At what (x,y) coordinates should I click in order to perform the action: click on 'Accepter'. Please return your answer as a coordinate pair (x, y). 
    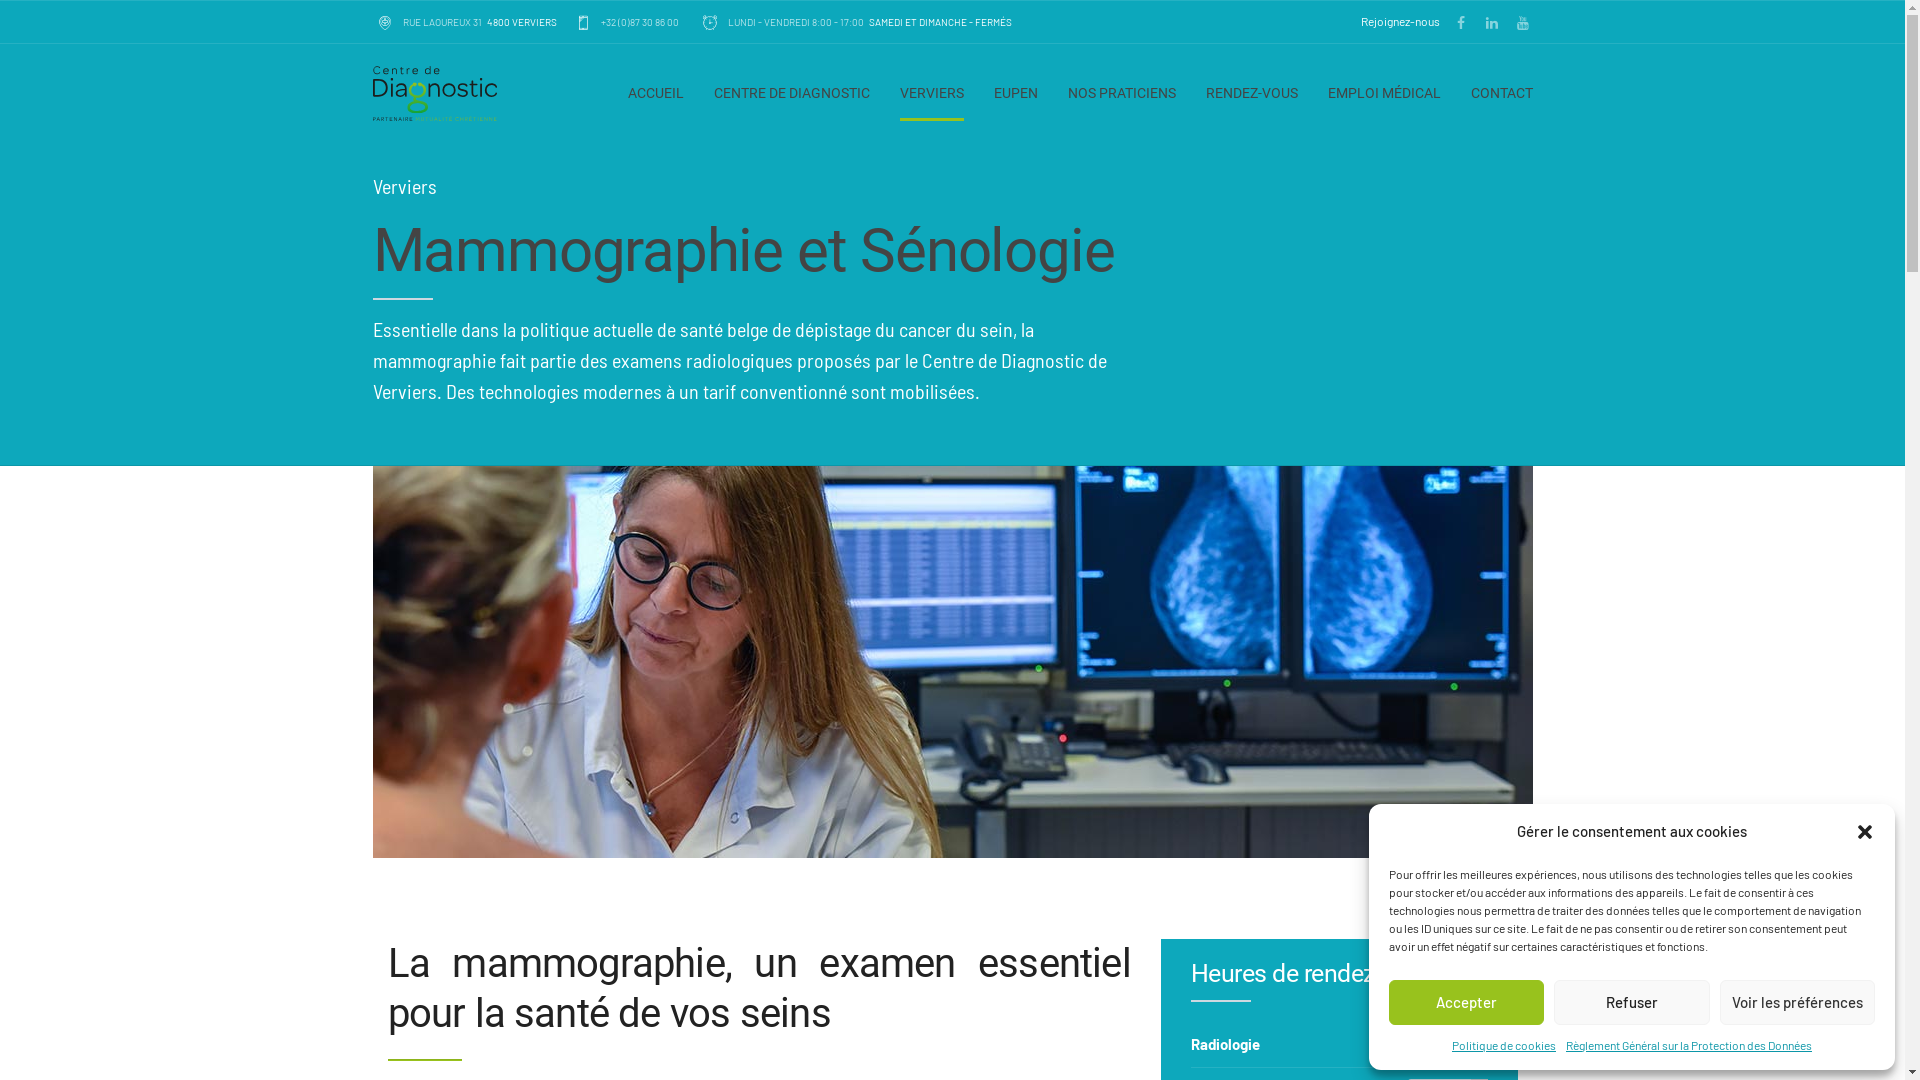
    Looking at the image, I should click on (1387, 1002).